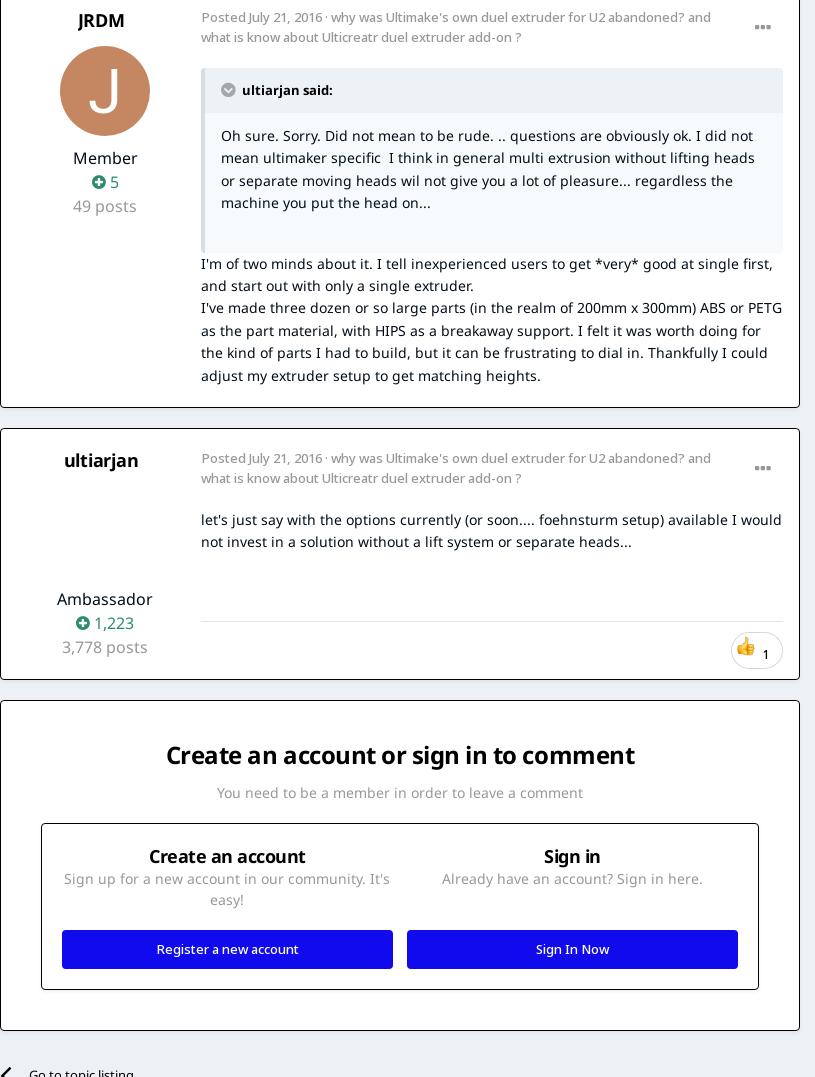 This screenshot has width=815, height=1077. I want to click on 'Member', so click(70, 157).